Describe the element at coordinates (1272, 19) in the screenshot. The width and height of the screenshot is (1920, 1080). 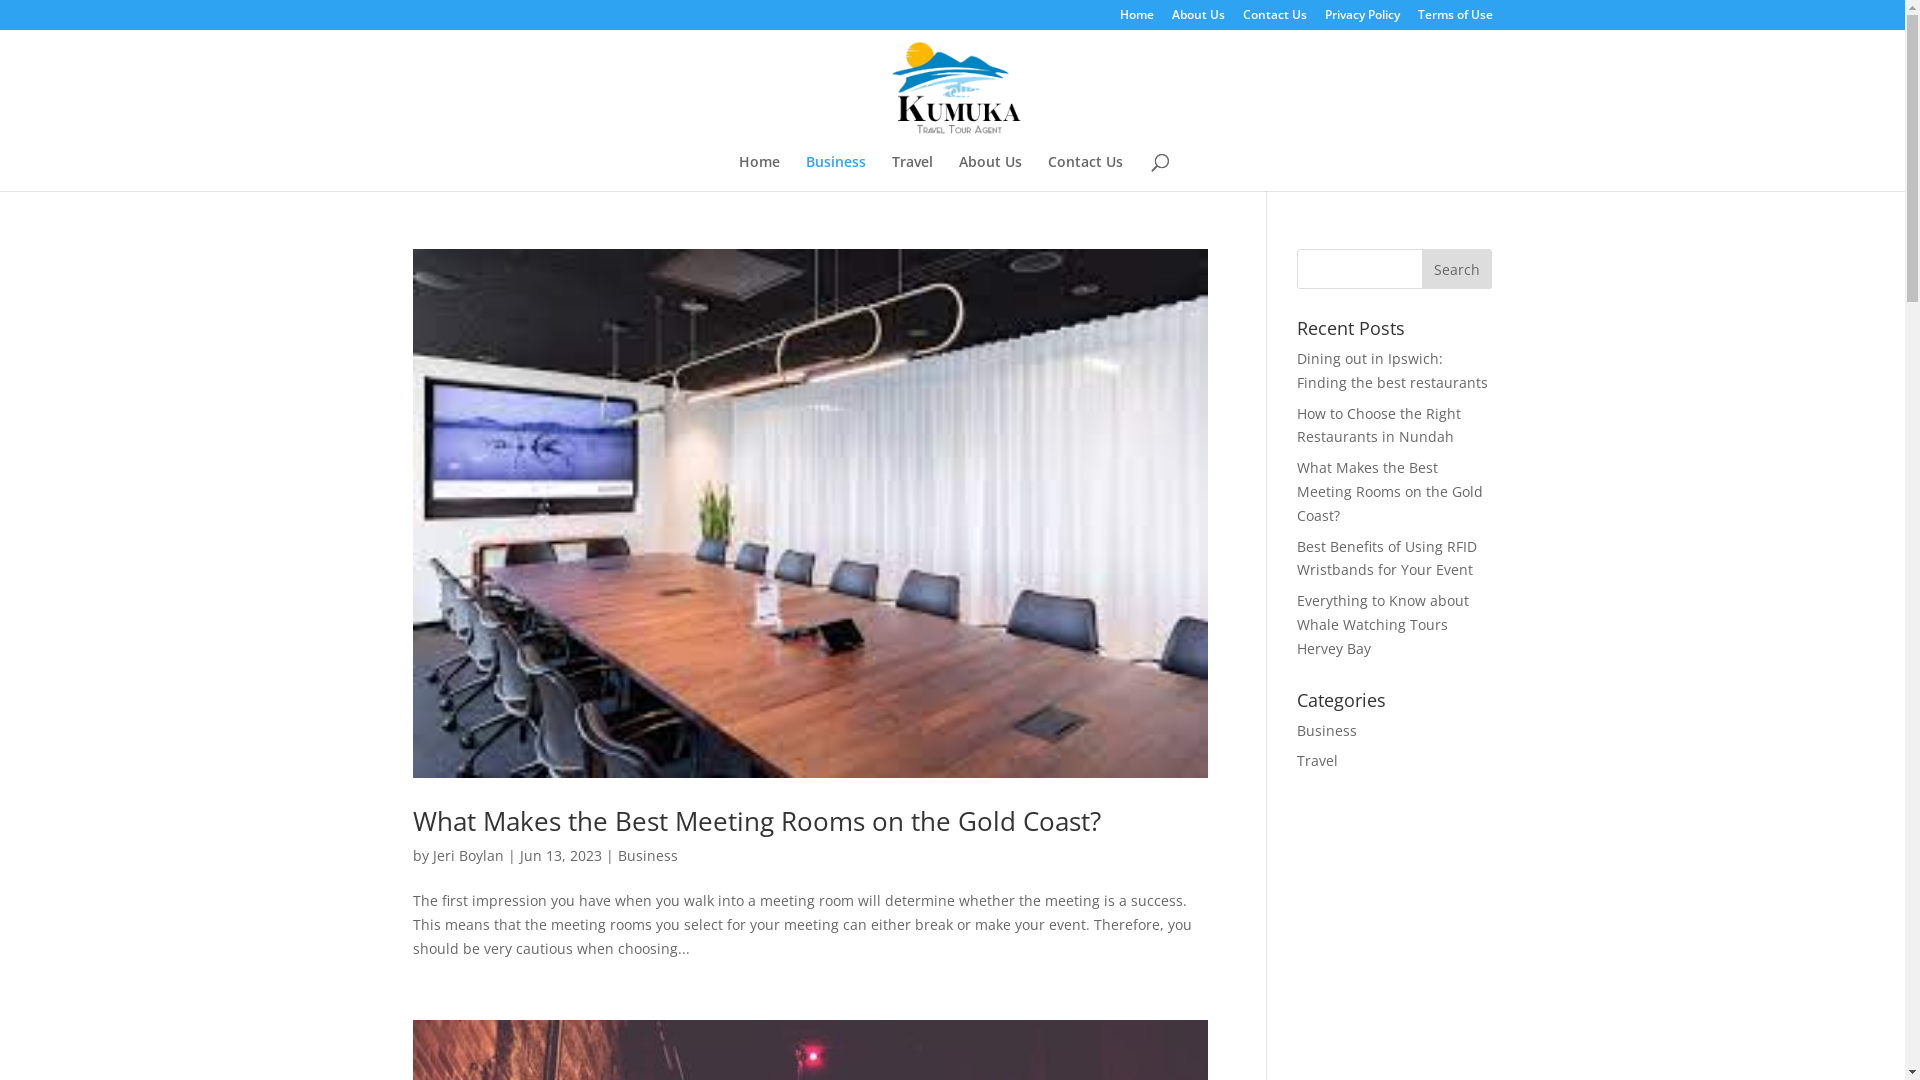
I see `'Contact Us'` at that location.